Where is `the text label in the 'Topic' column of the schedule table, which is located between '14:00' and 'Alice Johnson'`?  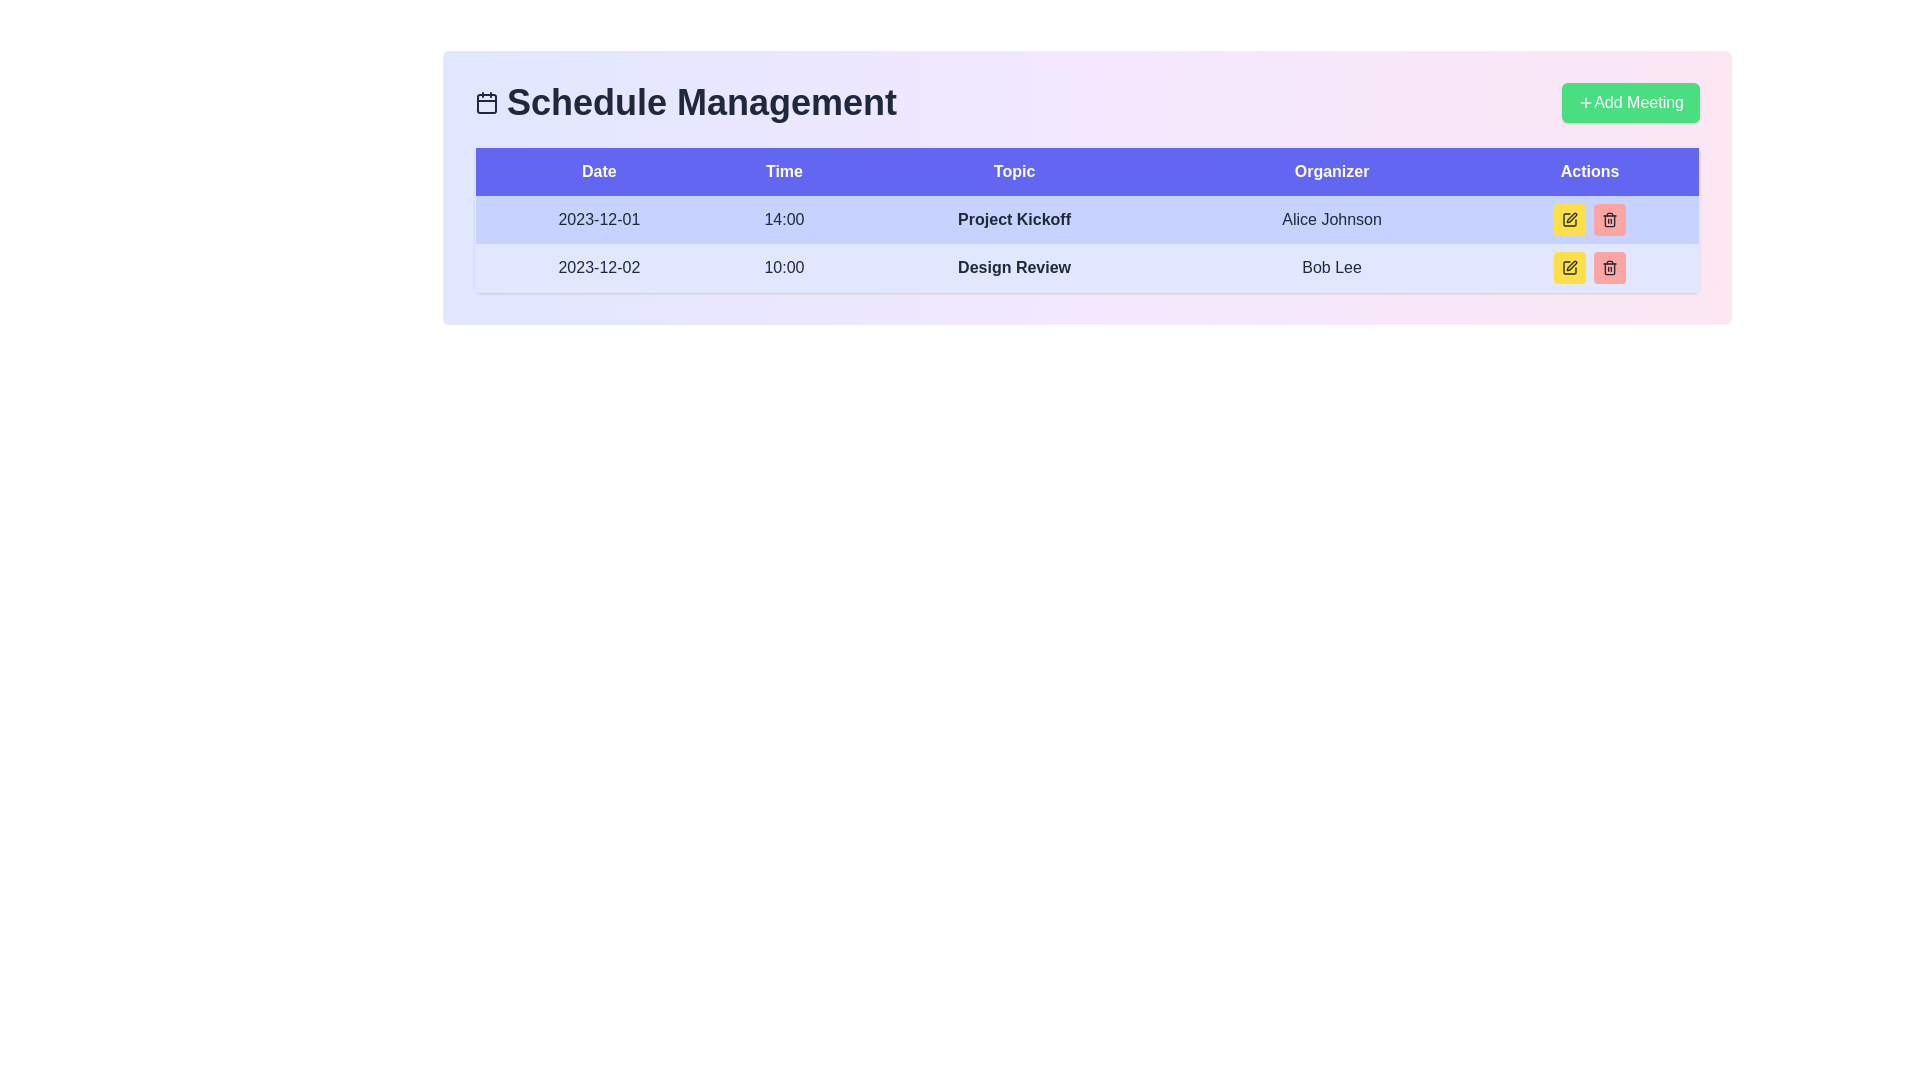
the text label in the 'Topic' column of the schedule table, which is located between '14:00' and 'Alice Johnson' is located at coordinates (1014, 219).